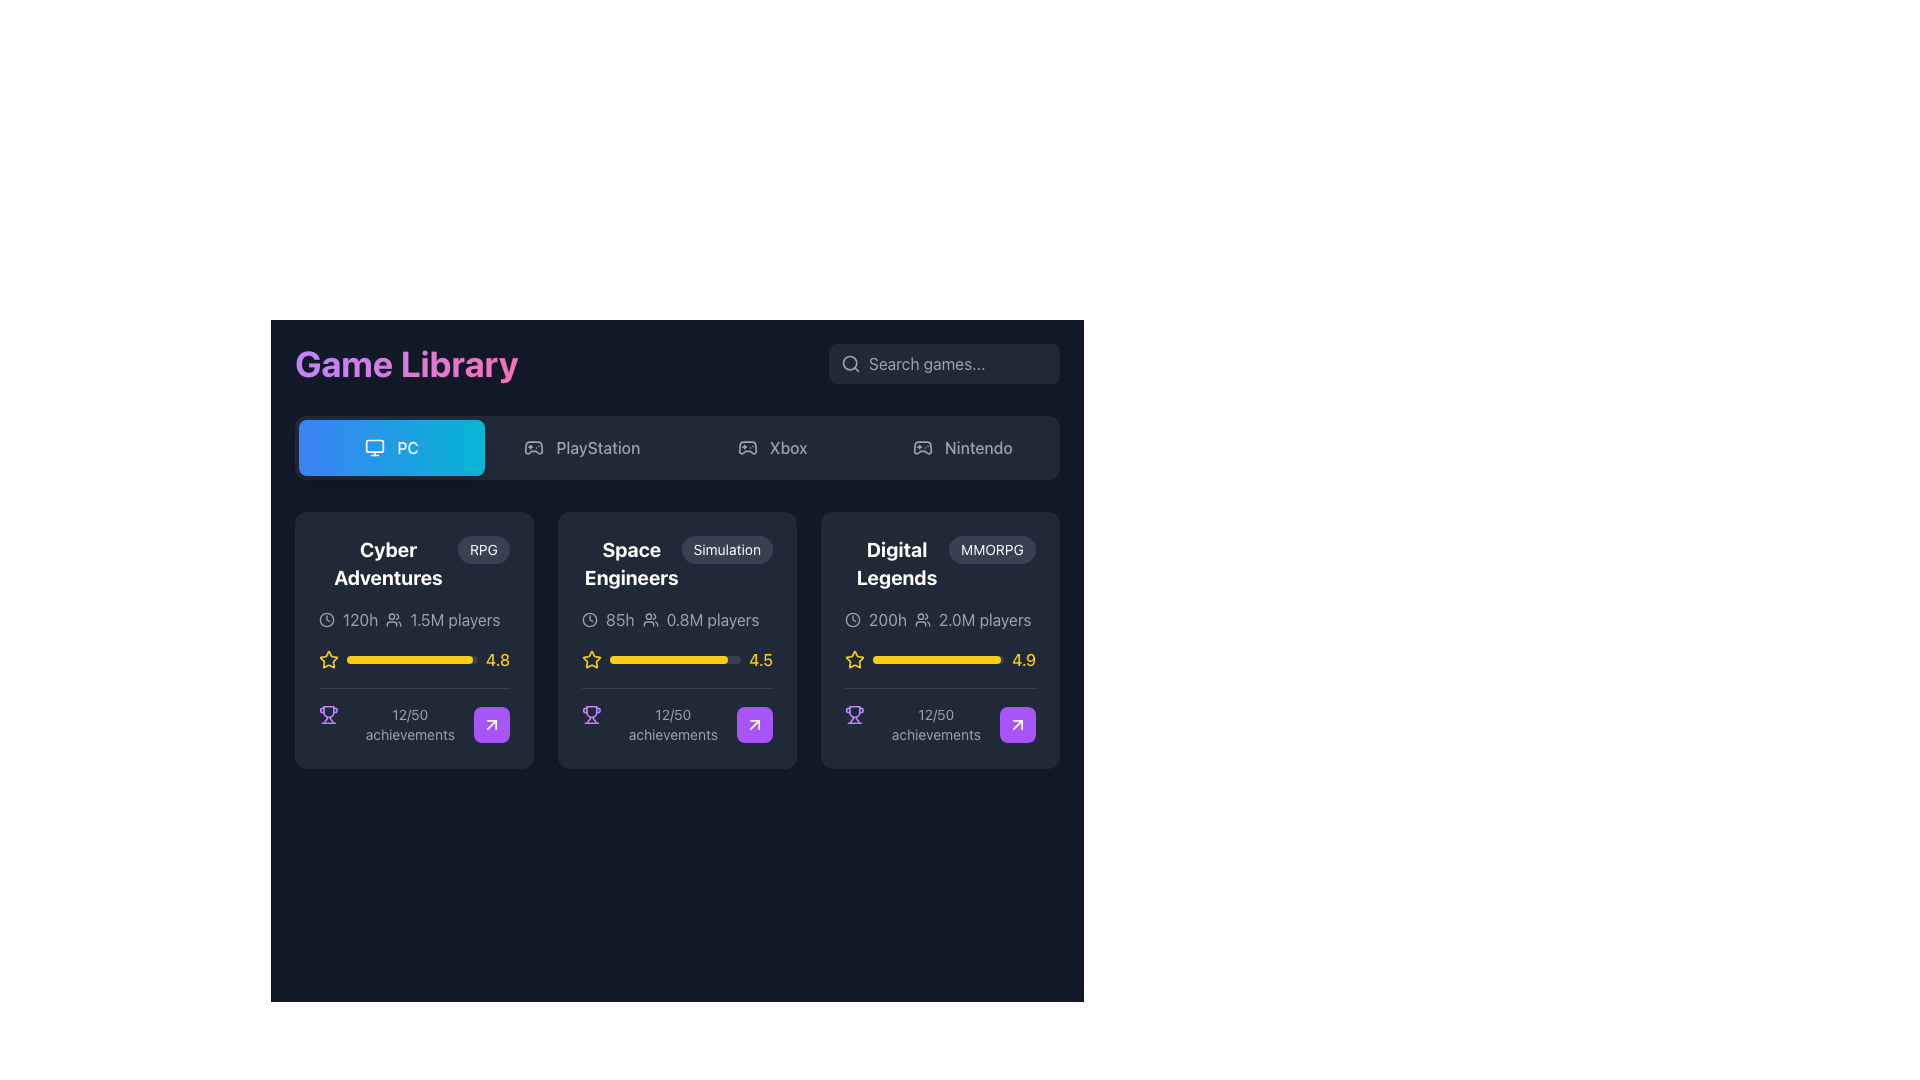 The height and width of the screenshot is (1080, 1920). Describe the element at coordinates (921, 725) in the screenshot. I see `the Progress summary label which features a purple trophy icon and the text '12/50 achievements' in gray color, located in the bottom portion of the 'Digital Legends' card` at that location.